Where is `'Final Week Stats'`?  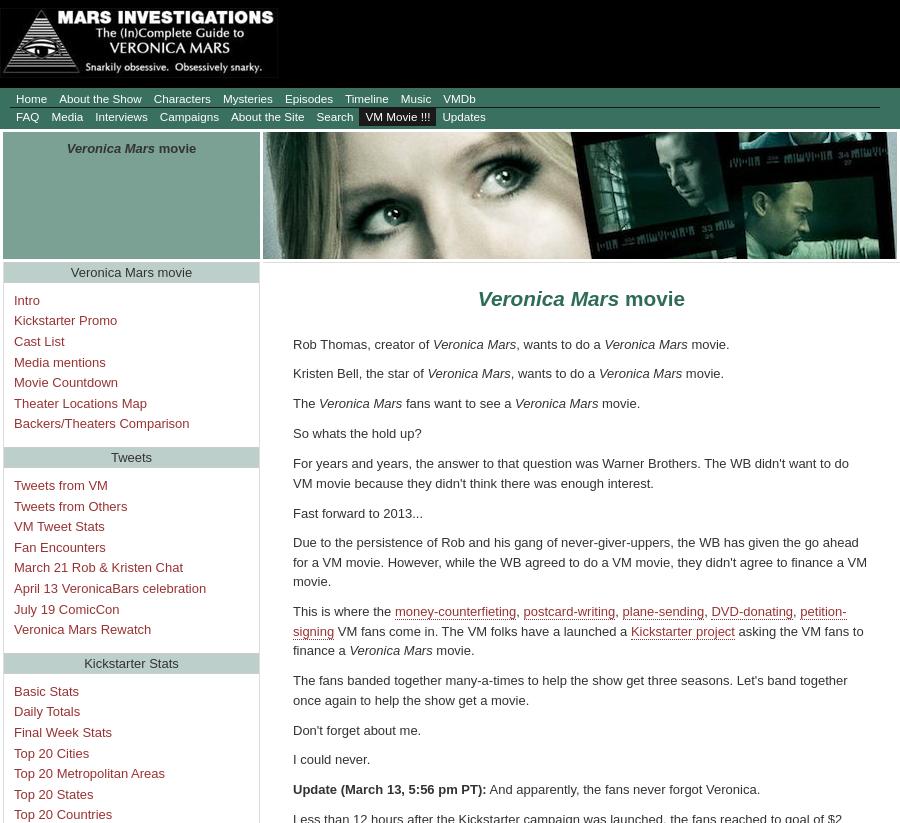
'Final Week Stats' is located at coordinates (62, 731).